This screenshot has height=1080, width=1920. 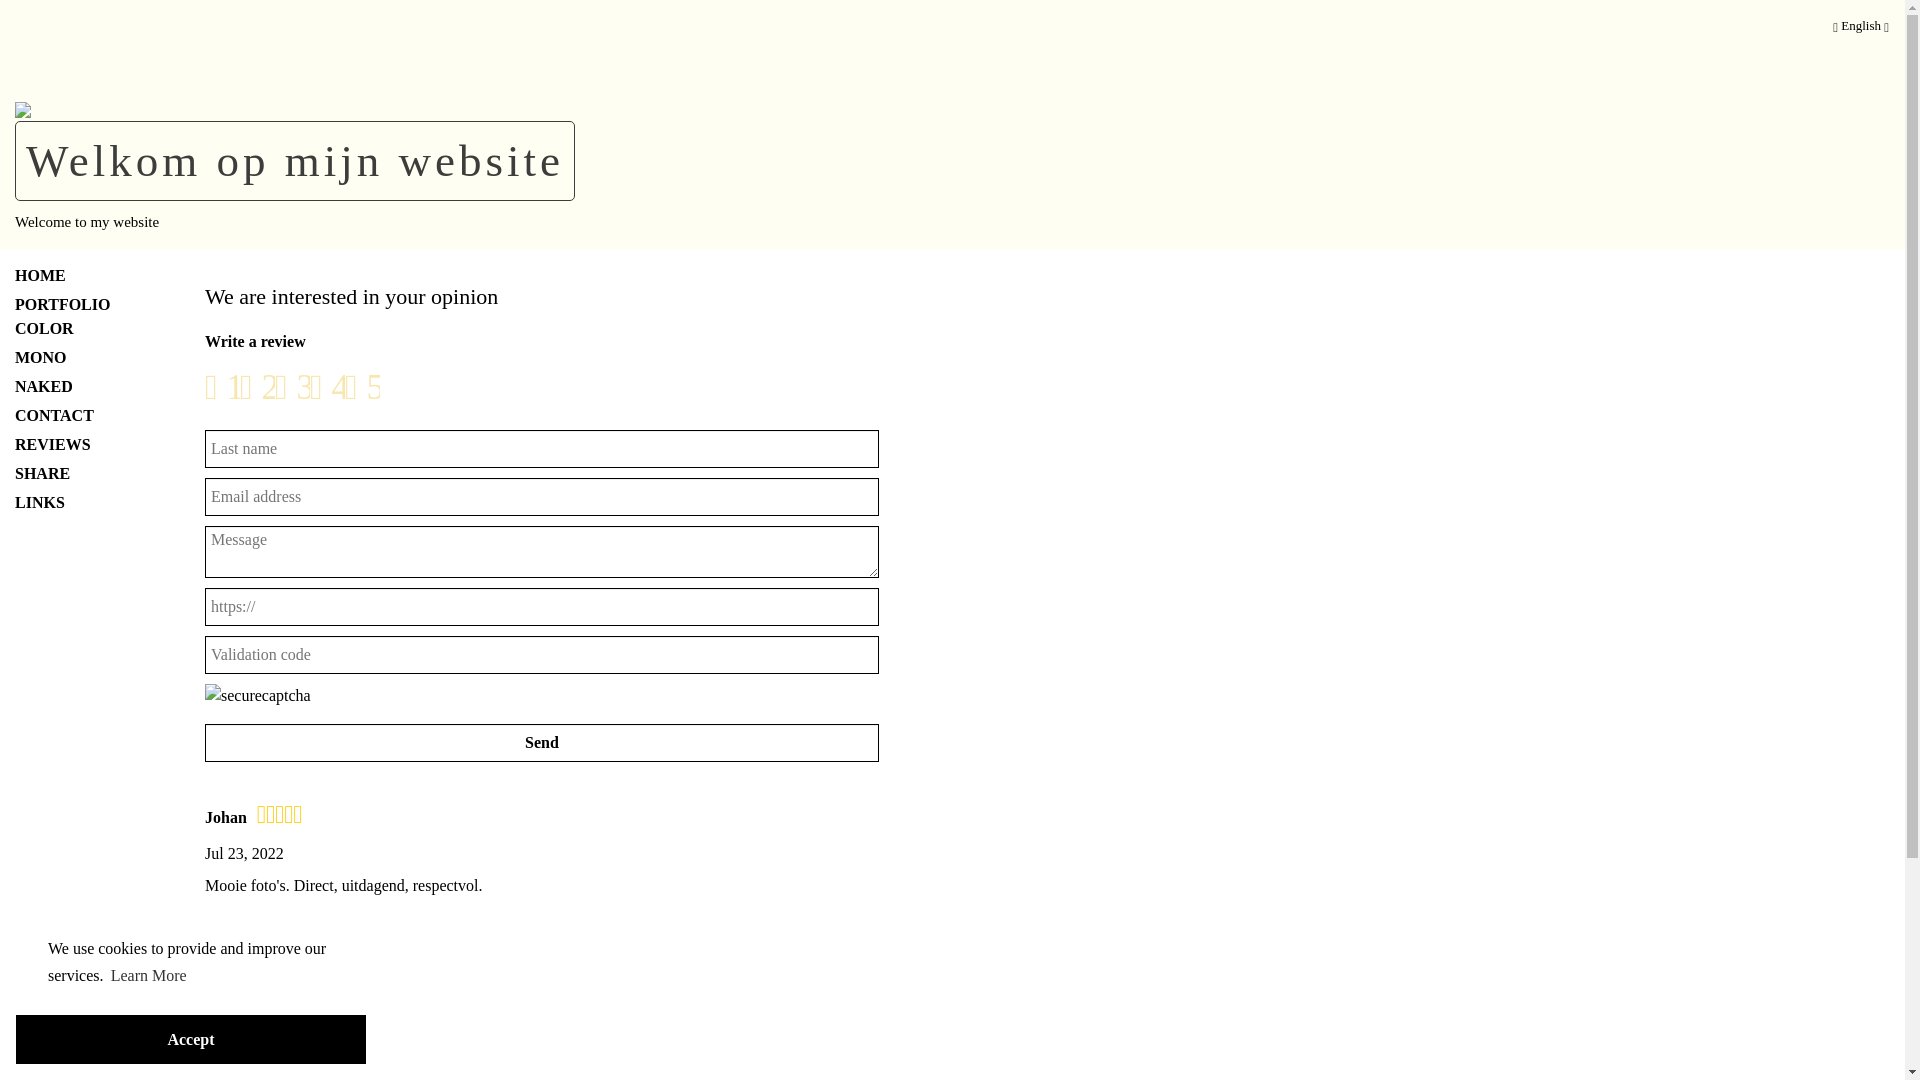 What do you see at coordinates (80, 276) in the screenshot?
I see `'HOME'` at bounding box center [80, 276].